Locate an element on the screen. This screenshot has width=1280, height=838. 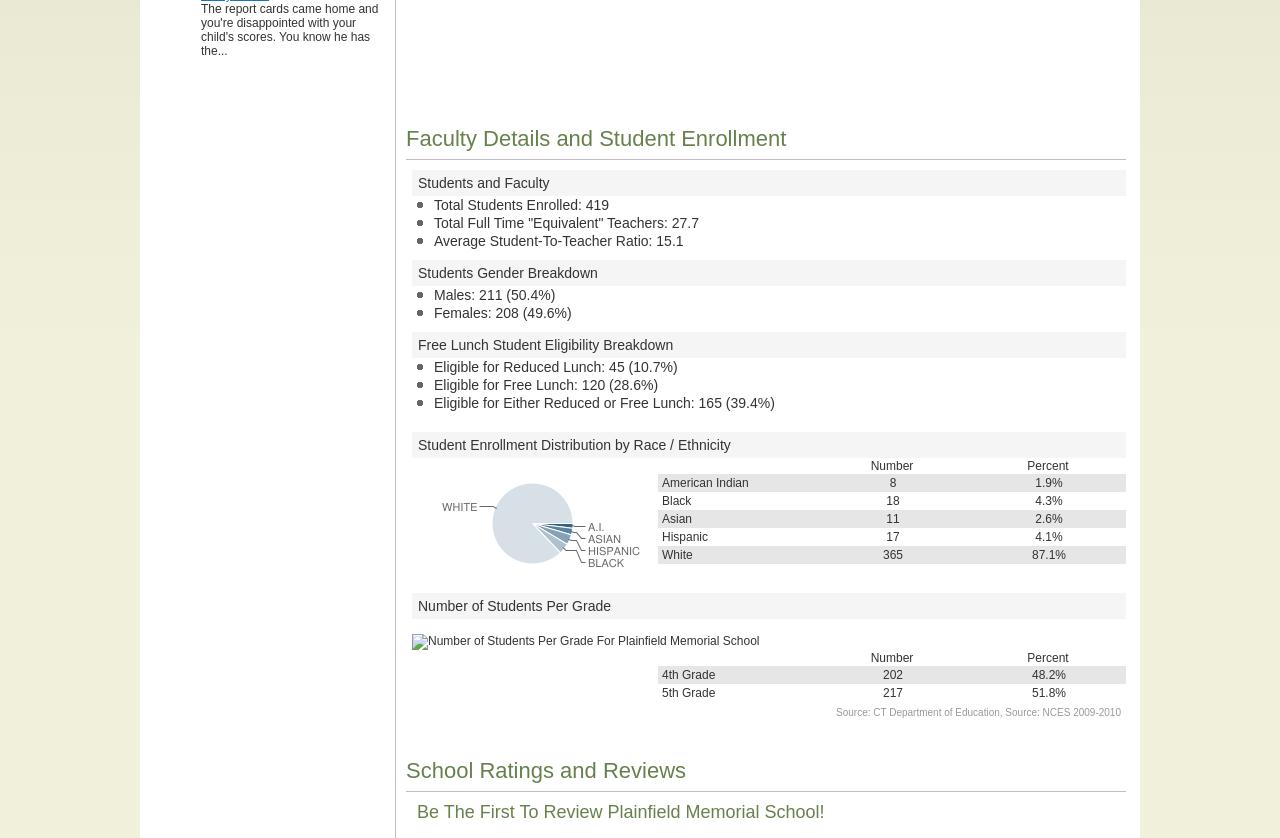
'51.8%' is located at coordinates (1047, 692).